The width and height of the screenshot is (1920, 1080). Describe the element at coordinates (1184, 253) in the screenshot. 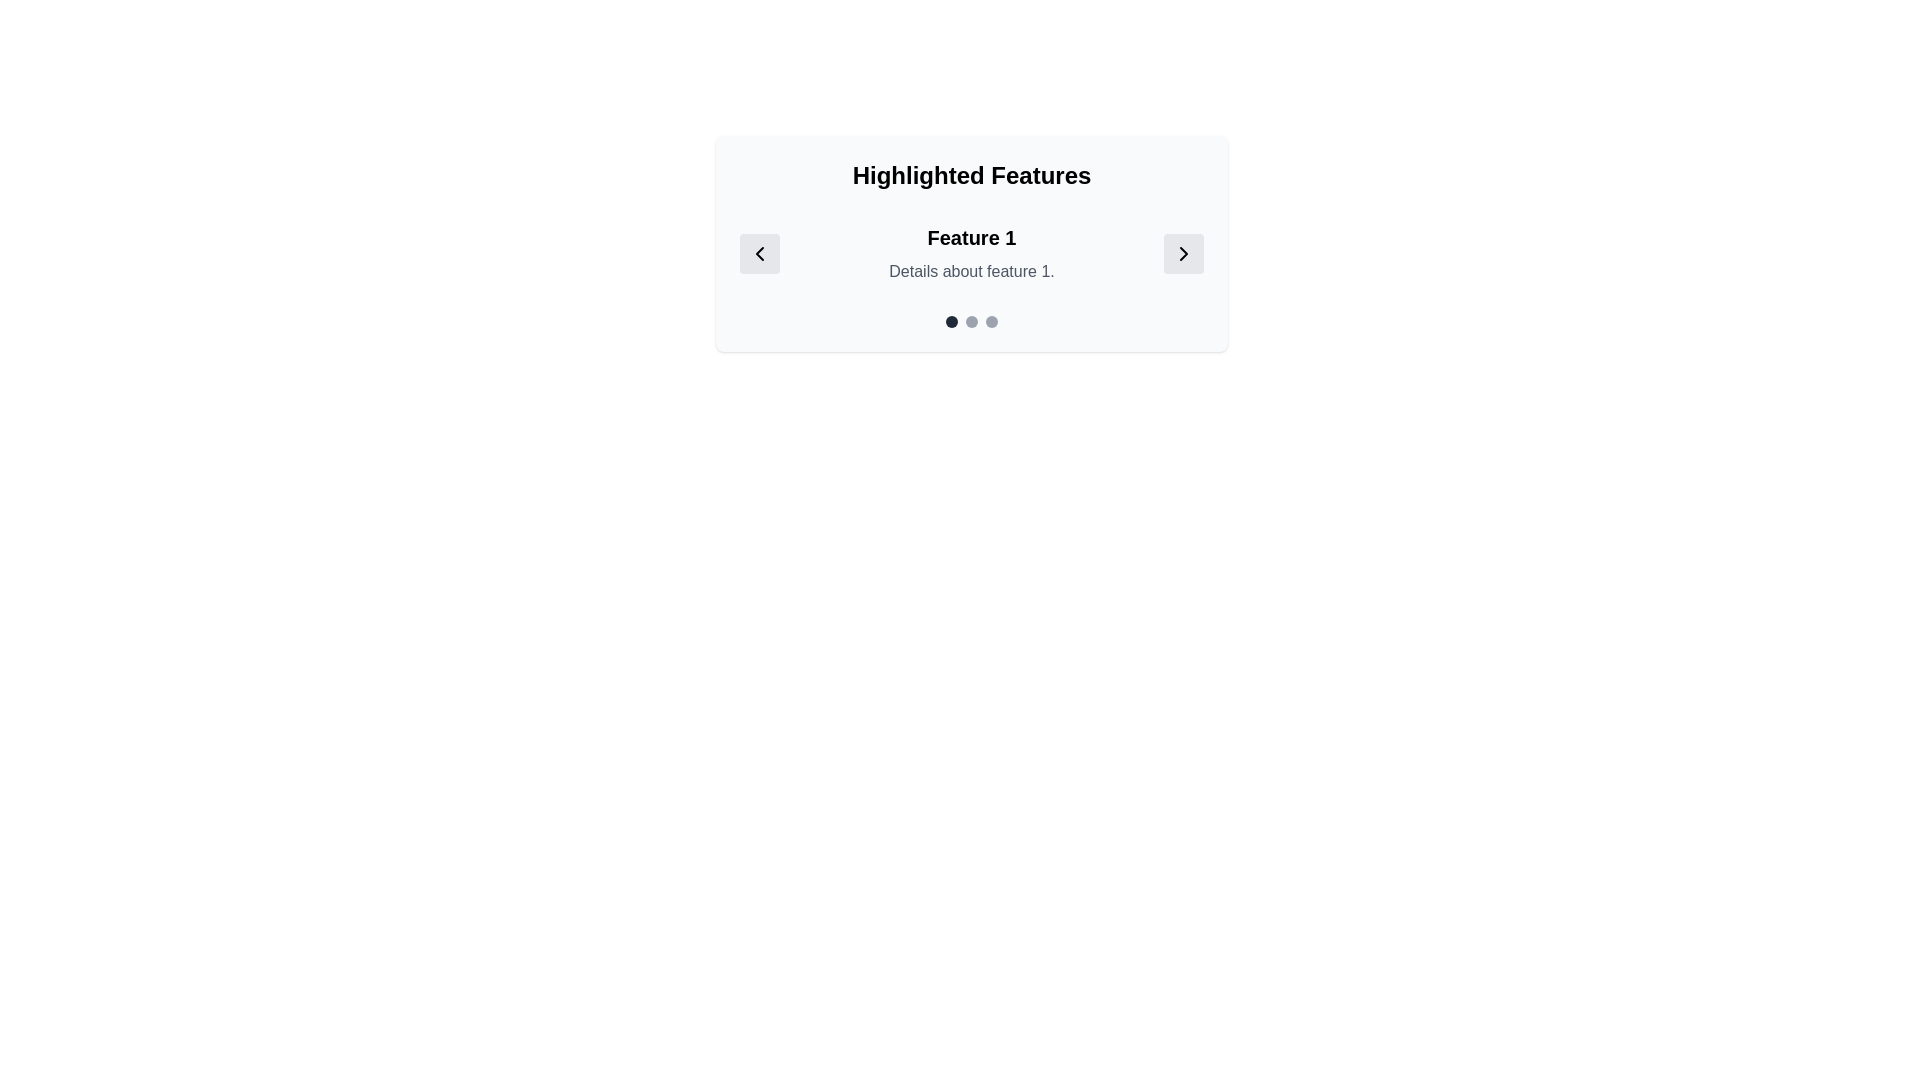

I see `the rightward navigation button icon, which is located at the right end of the carousel interface, to observe any interactive visual effects` at that location.